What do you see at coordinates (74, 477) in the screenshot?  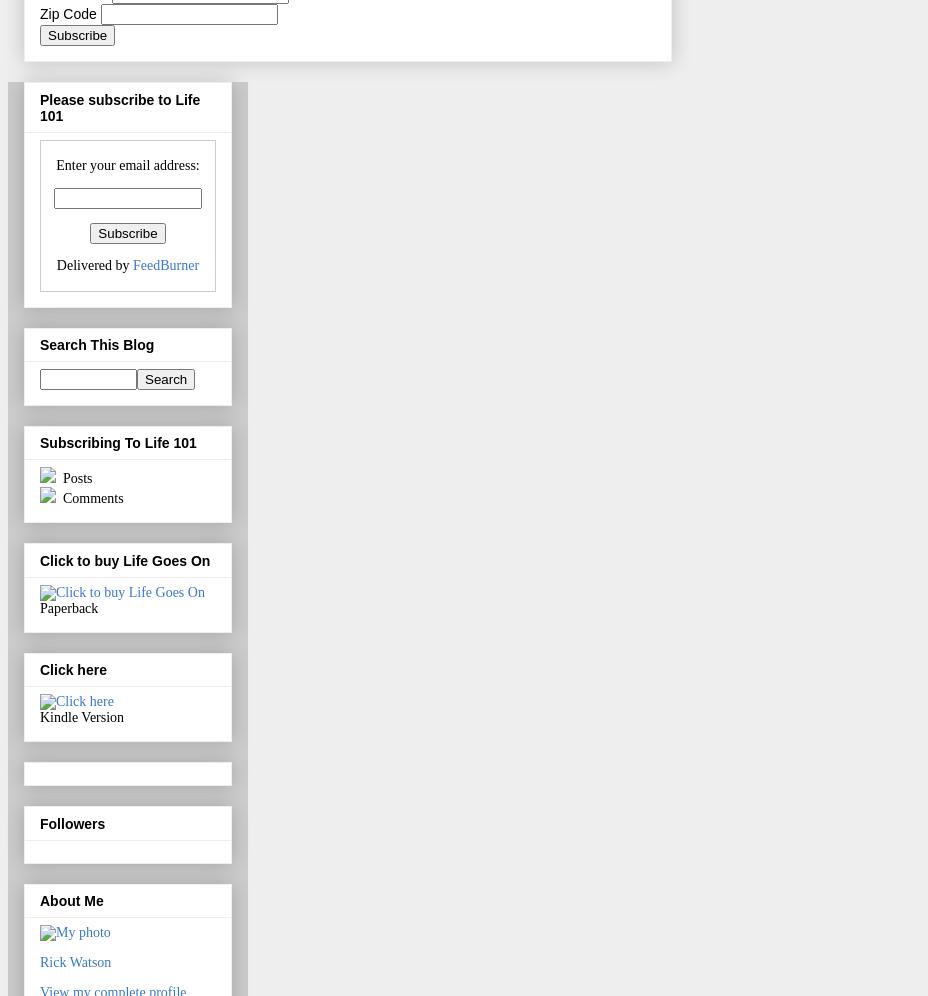 I see `'Posts'` at bounding box center [74, 477].